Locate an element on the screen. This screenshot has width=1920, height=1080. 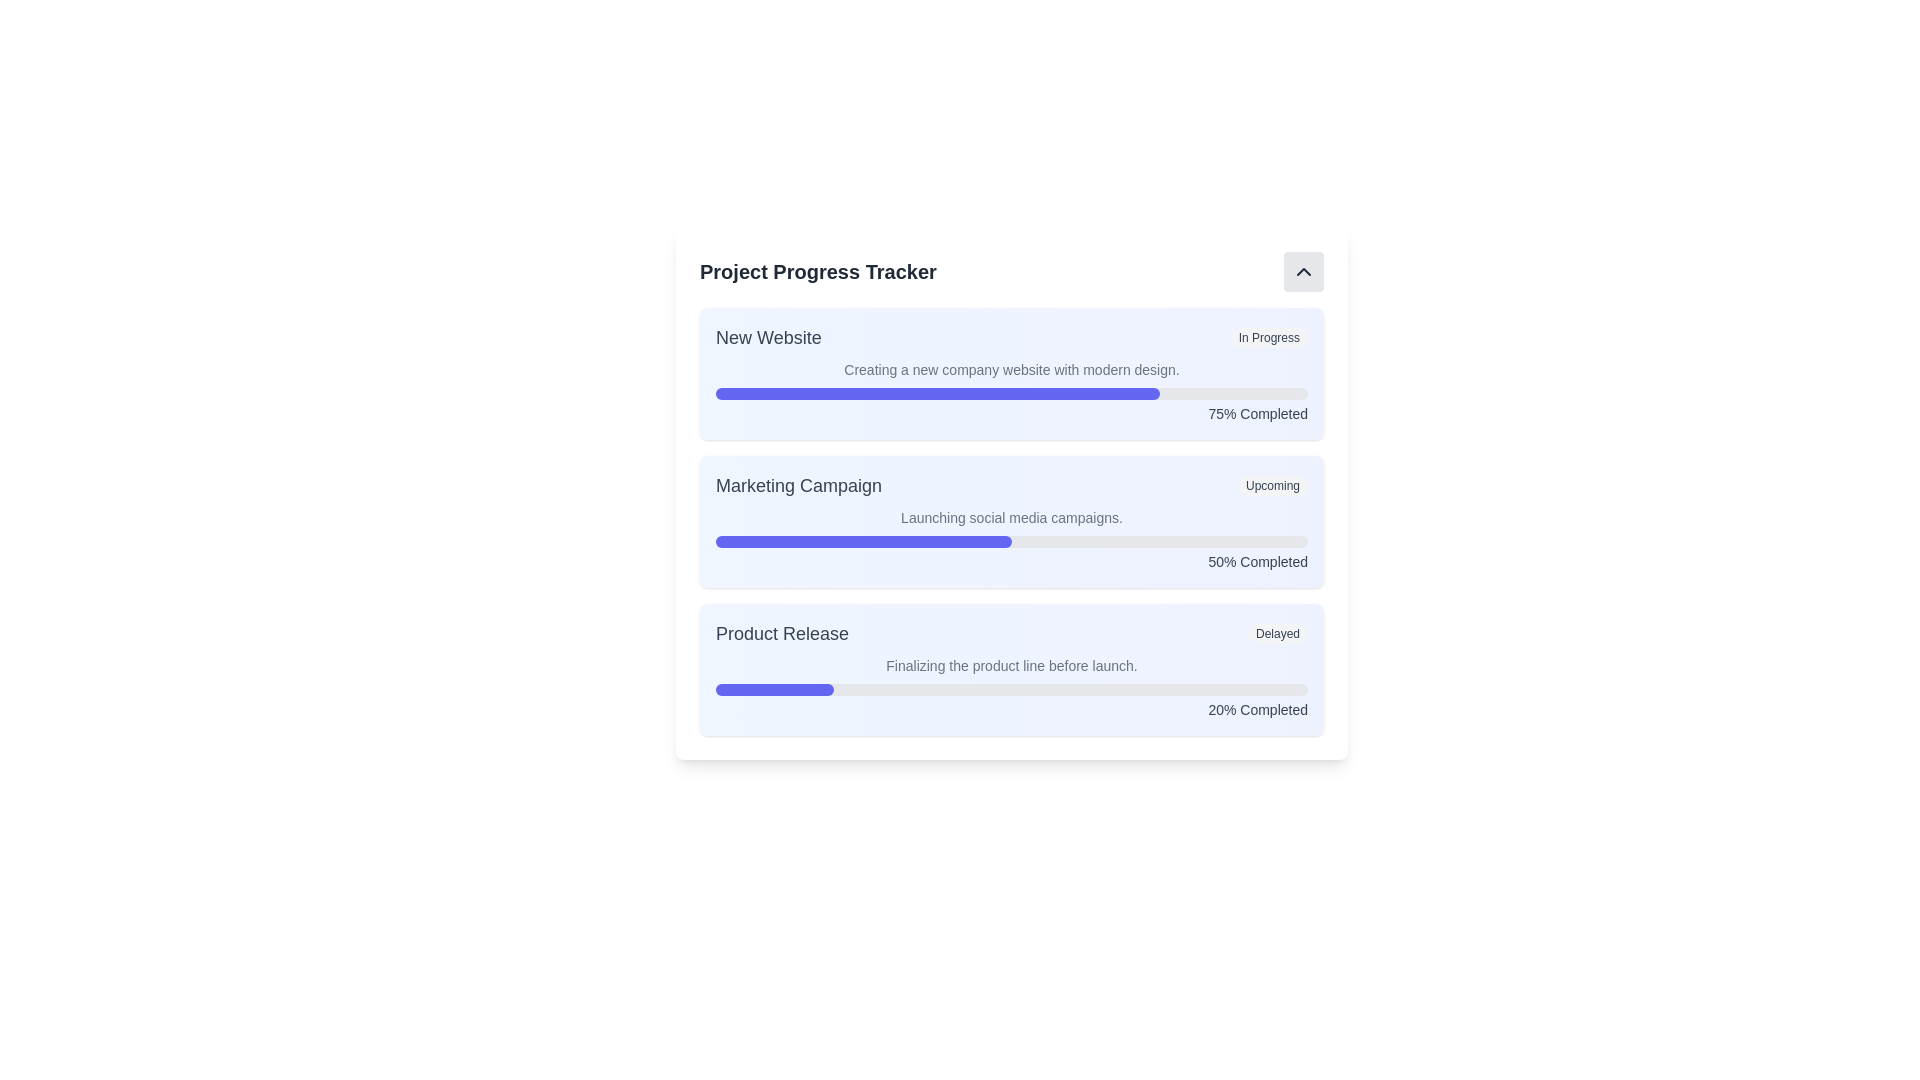
text of the 'Upcoming' status badge located in the upper-right section of the 'Marketing Campaign' header area within the 'Project Progress Tracker' is located at coordinates (1271, 486).